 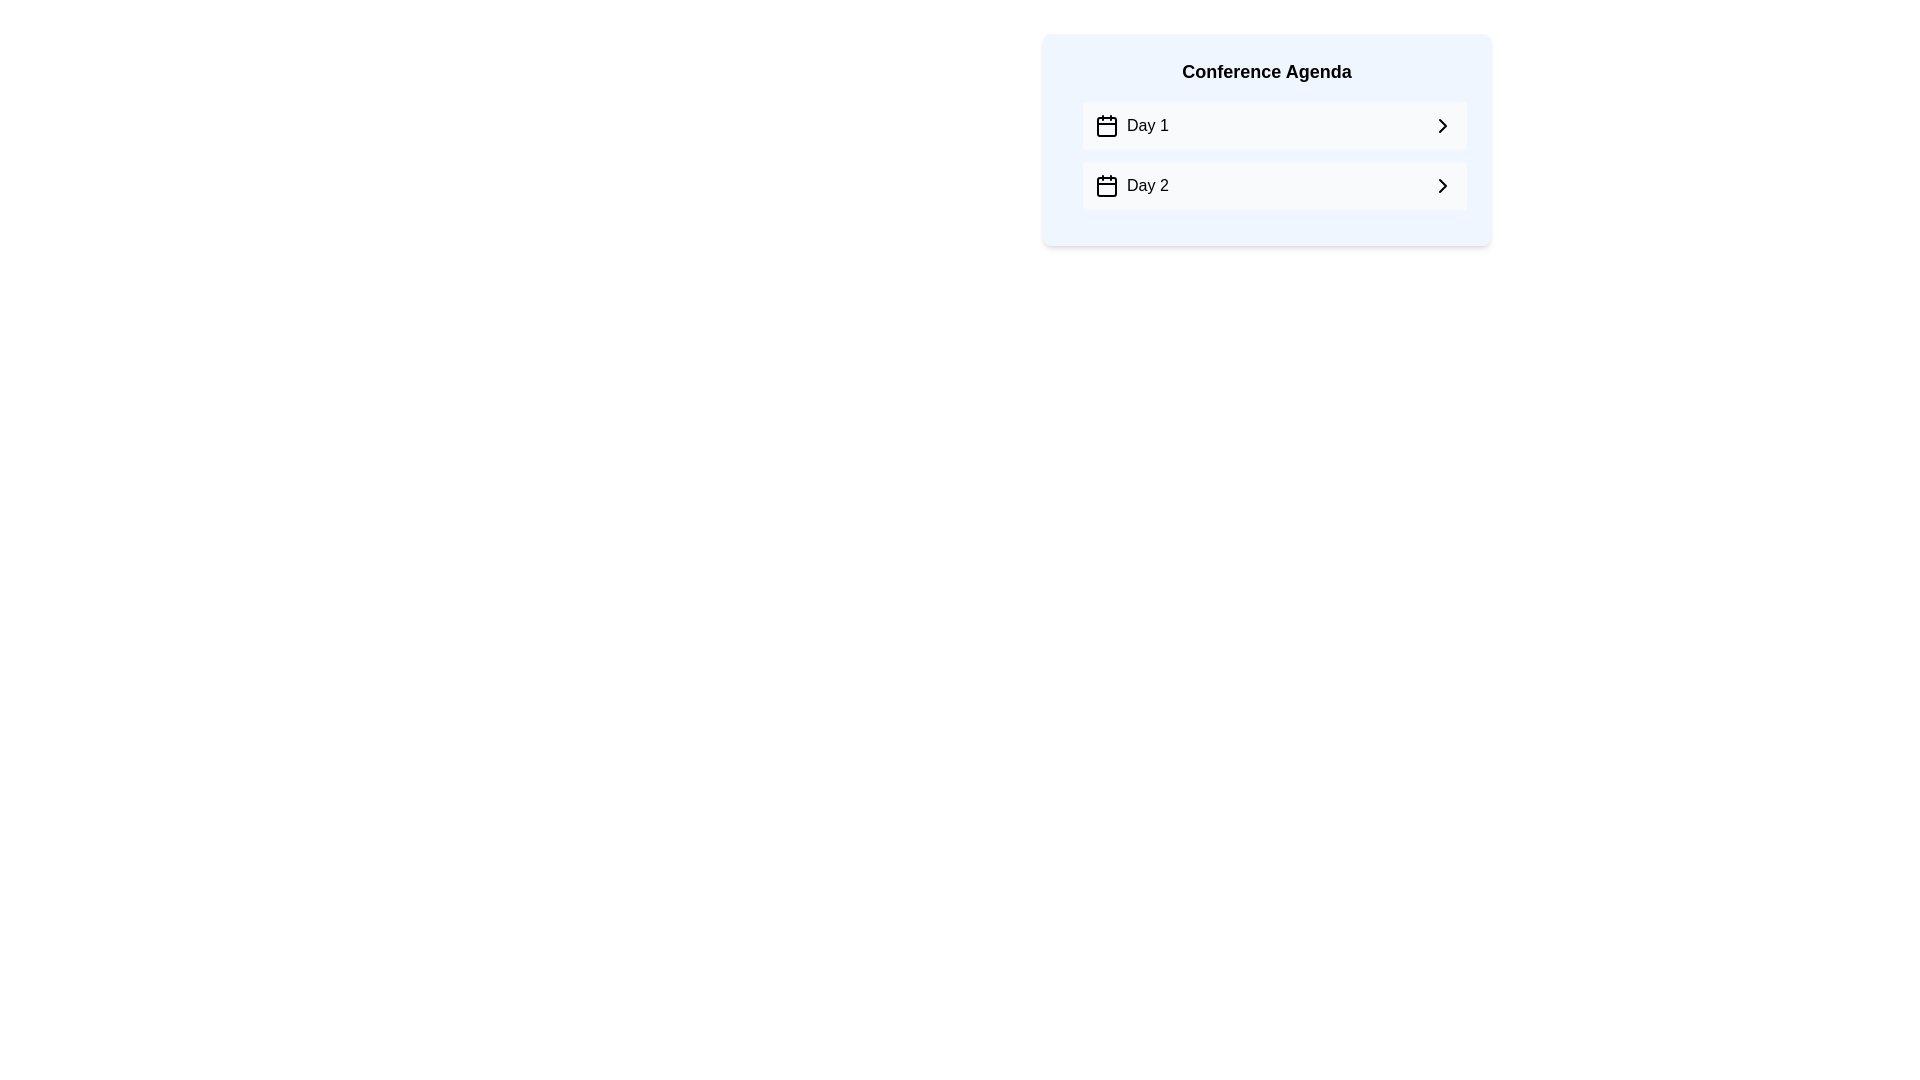 What do you see at coordinates (1106, 186) in the screenshot?
I see `the Calendar icon in the SVG graphic that signifies 'Day 2' in the Conference Agenda menu` at bounding box center [1106, 186].